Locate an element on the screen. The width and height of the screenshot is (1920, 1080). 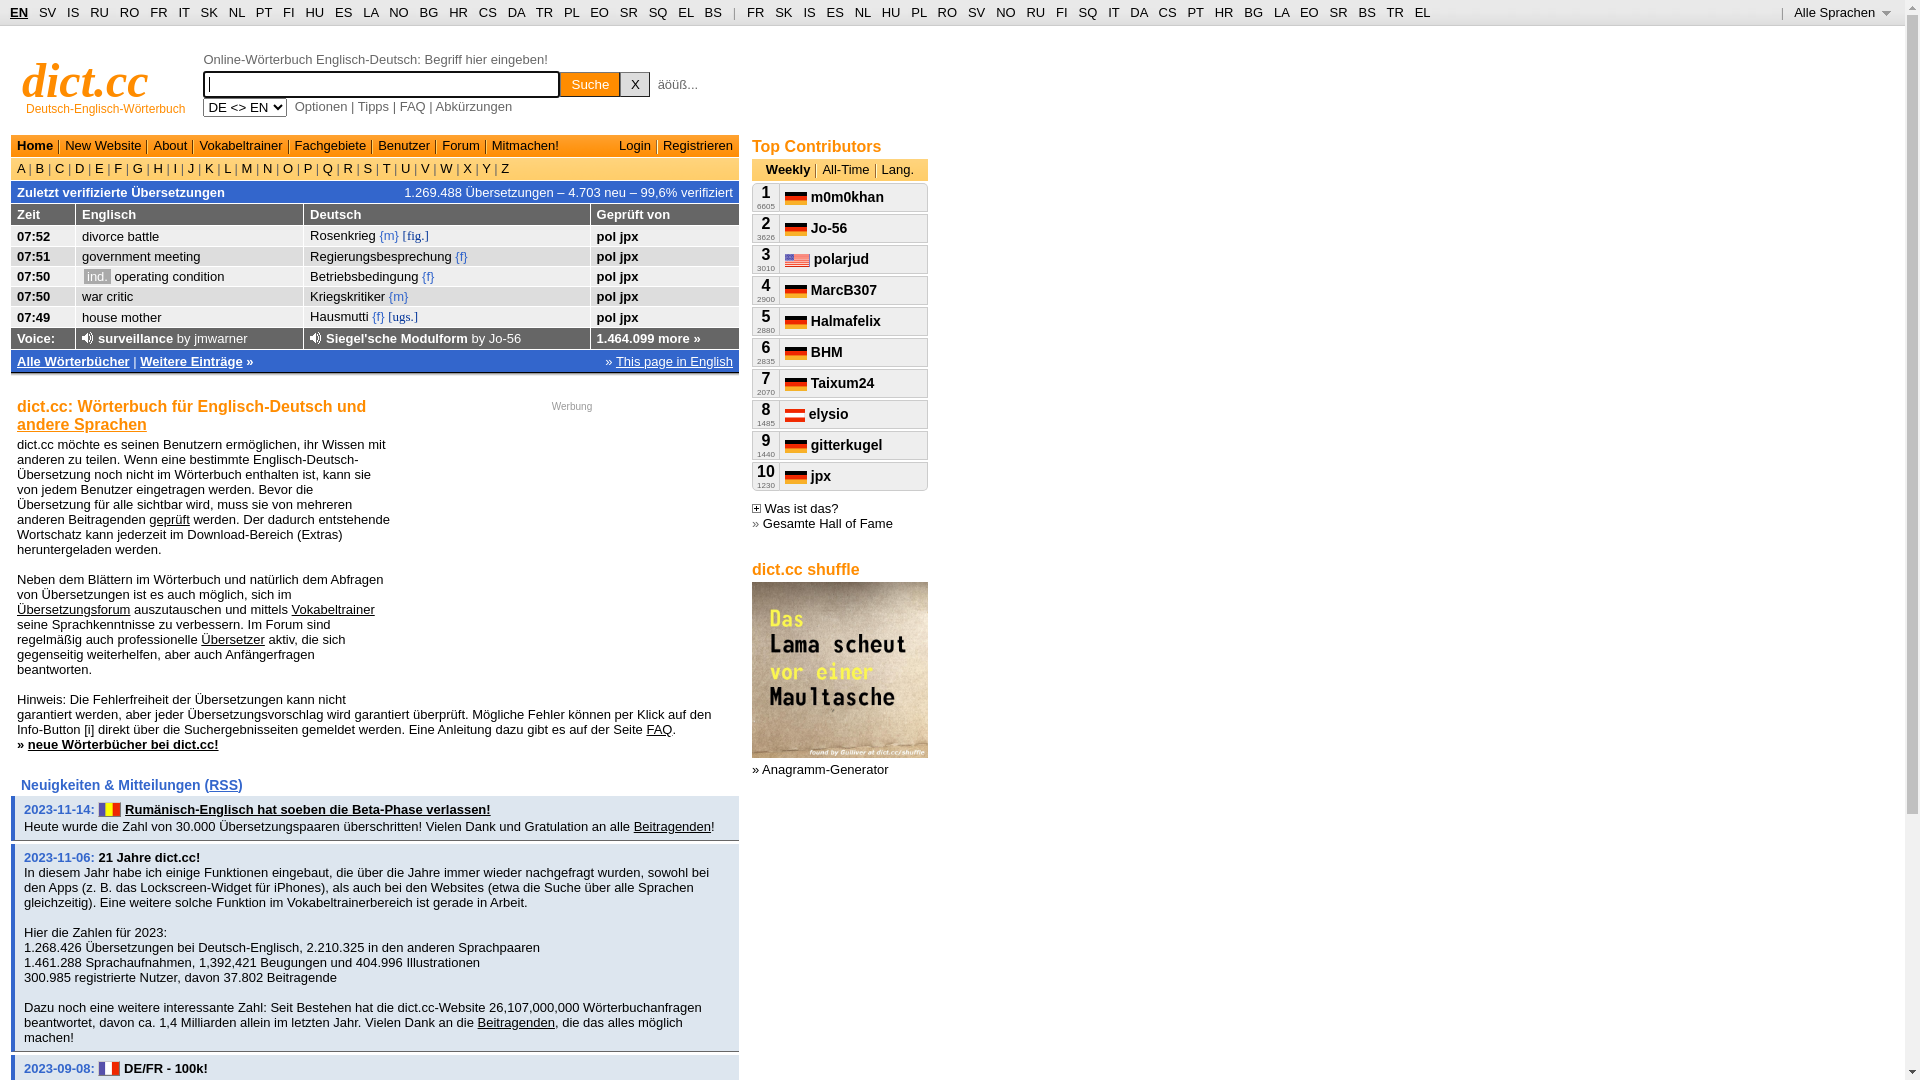
'Halmafelix' is located at coordinates (784, 319).